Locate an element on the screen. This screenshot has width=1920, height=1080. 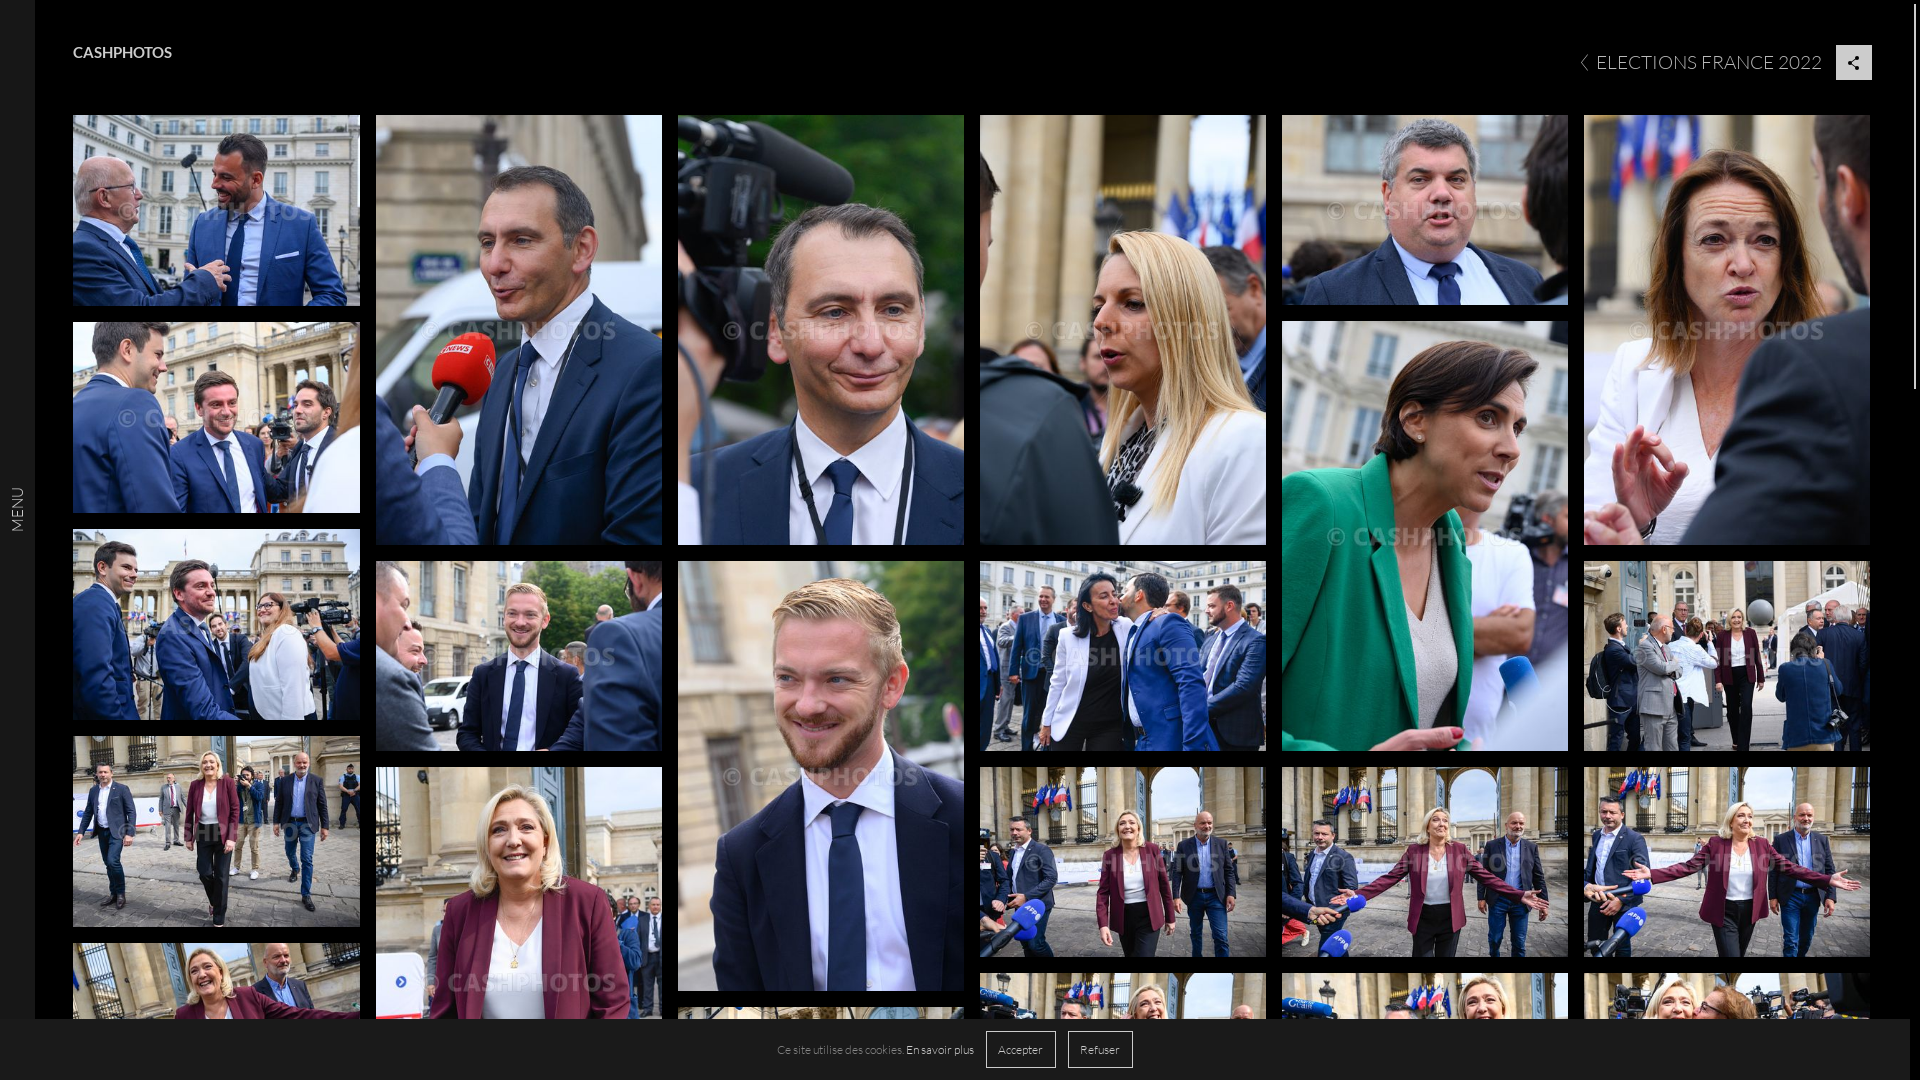
'Accepter' is located at coordinates (1021, 1048).